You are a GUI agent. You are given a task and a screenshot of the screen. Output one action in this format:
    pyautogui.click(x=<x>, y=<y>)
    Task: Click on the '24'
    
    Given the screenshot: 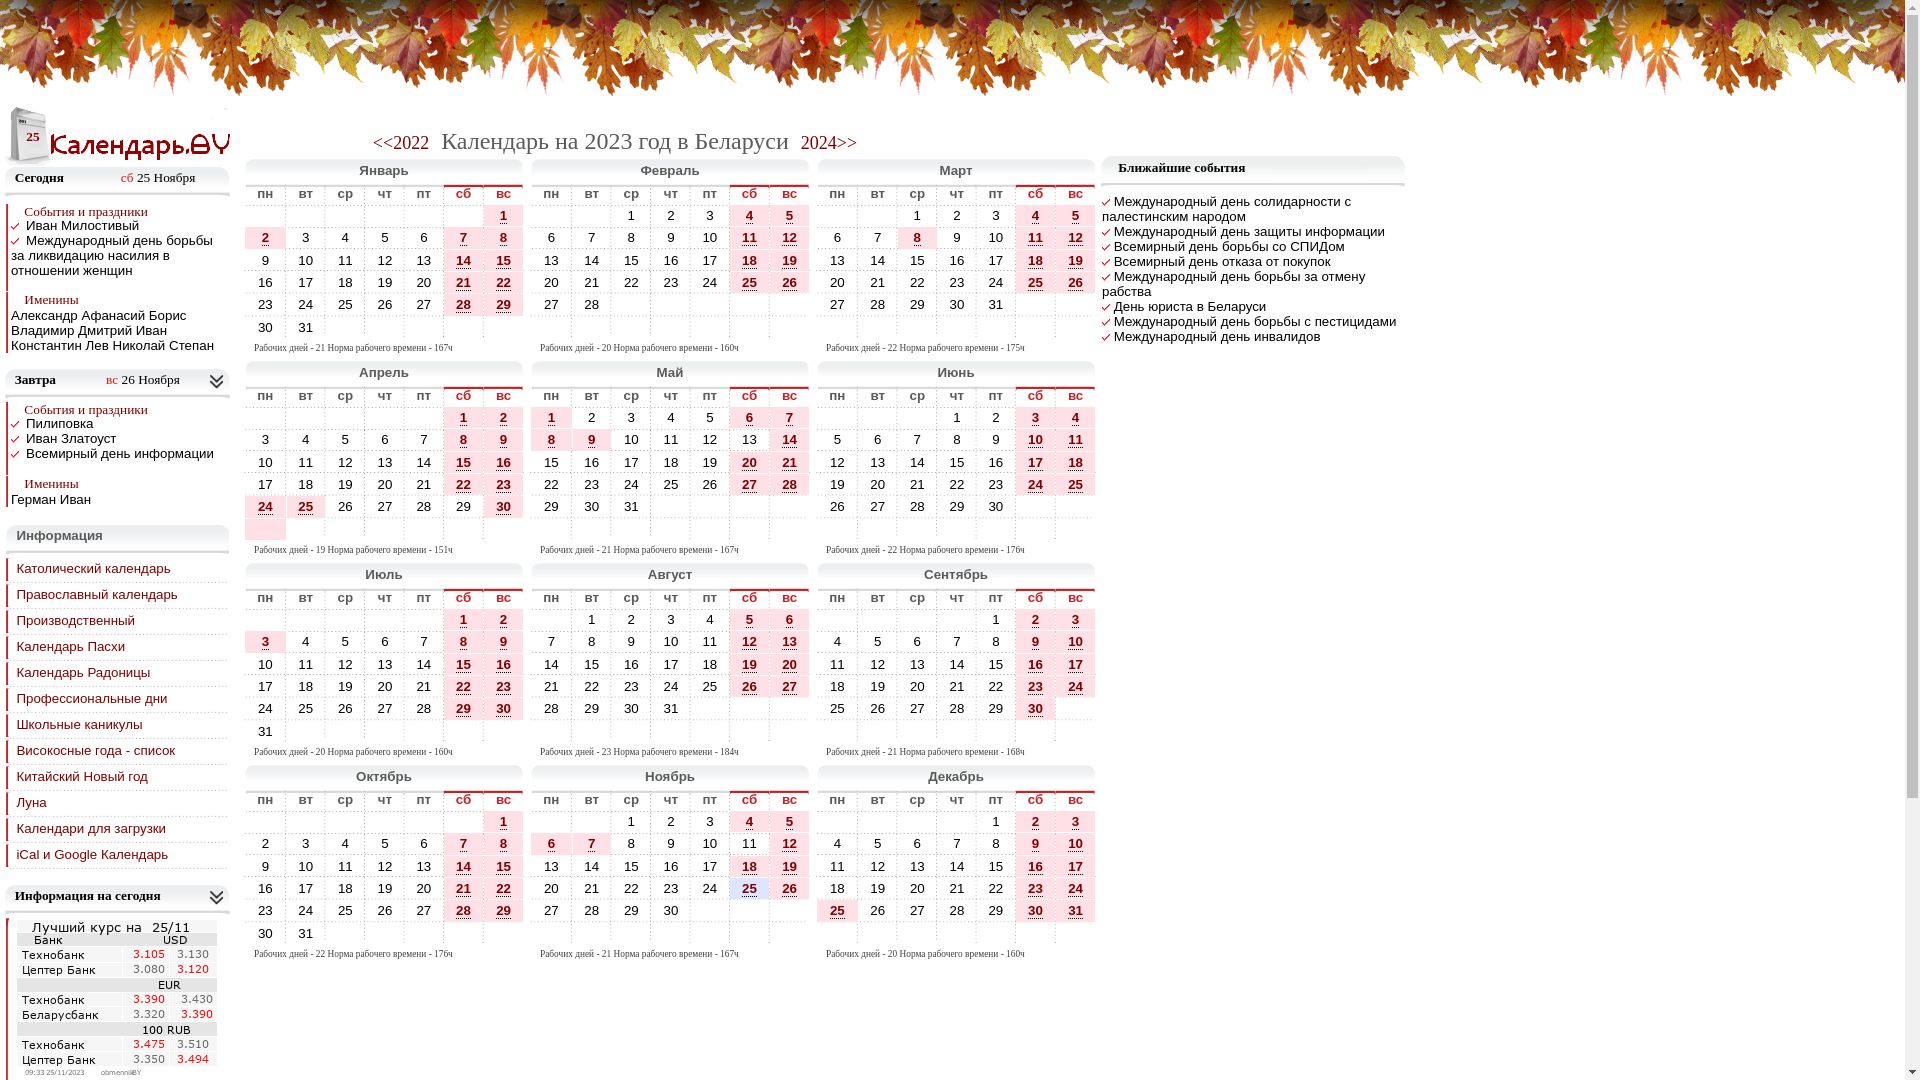 What is the action you would take?
    pyautogui.click(x=305, y=304)
    